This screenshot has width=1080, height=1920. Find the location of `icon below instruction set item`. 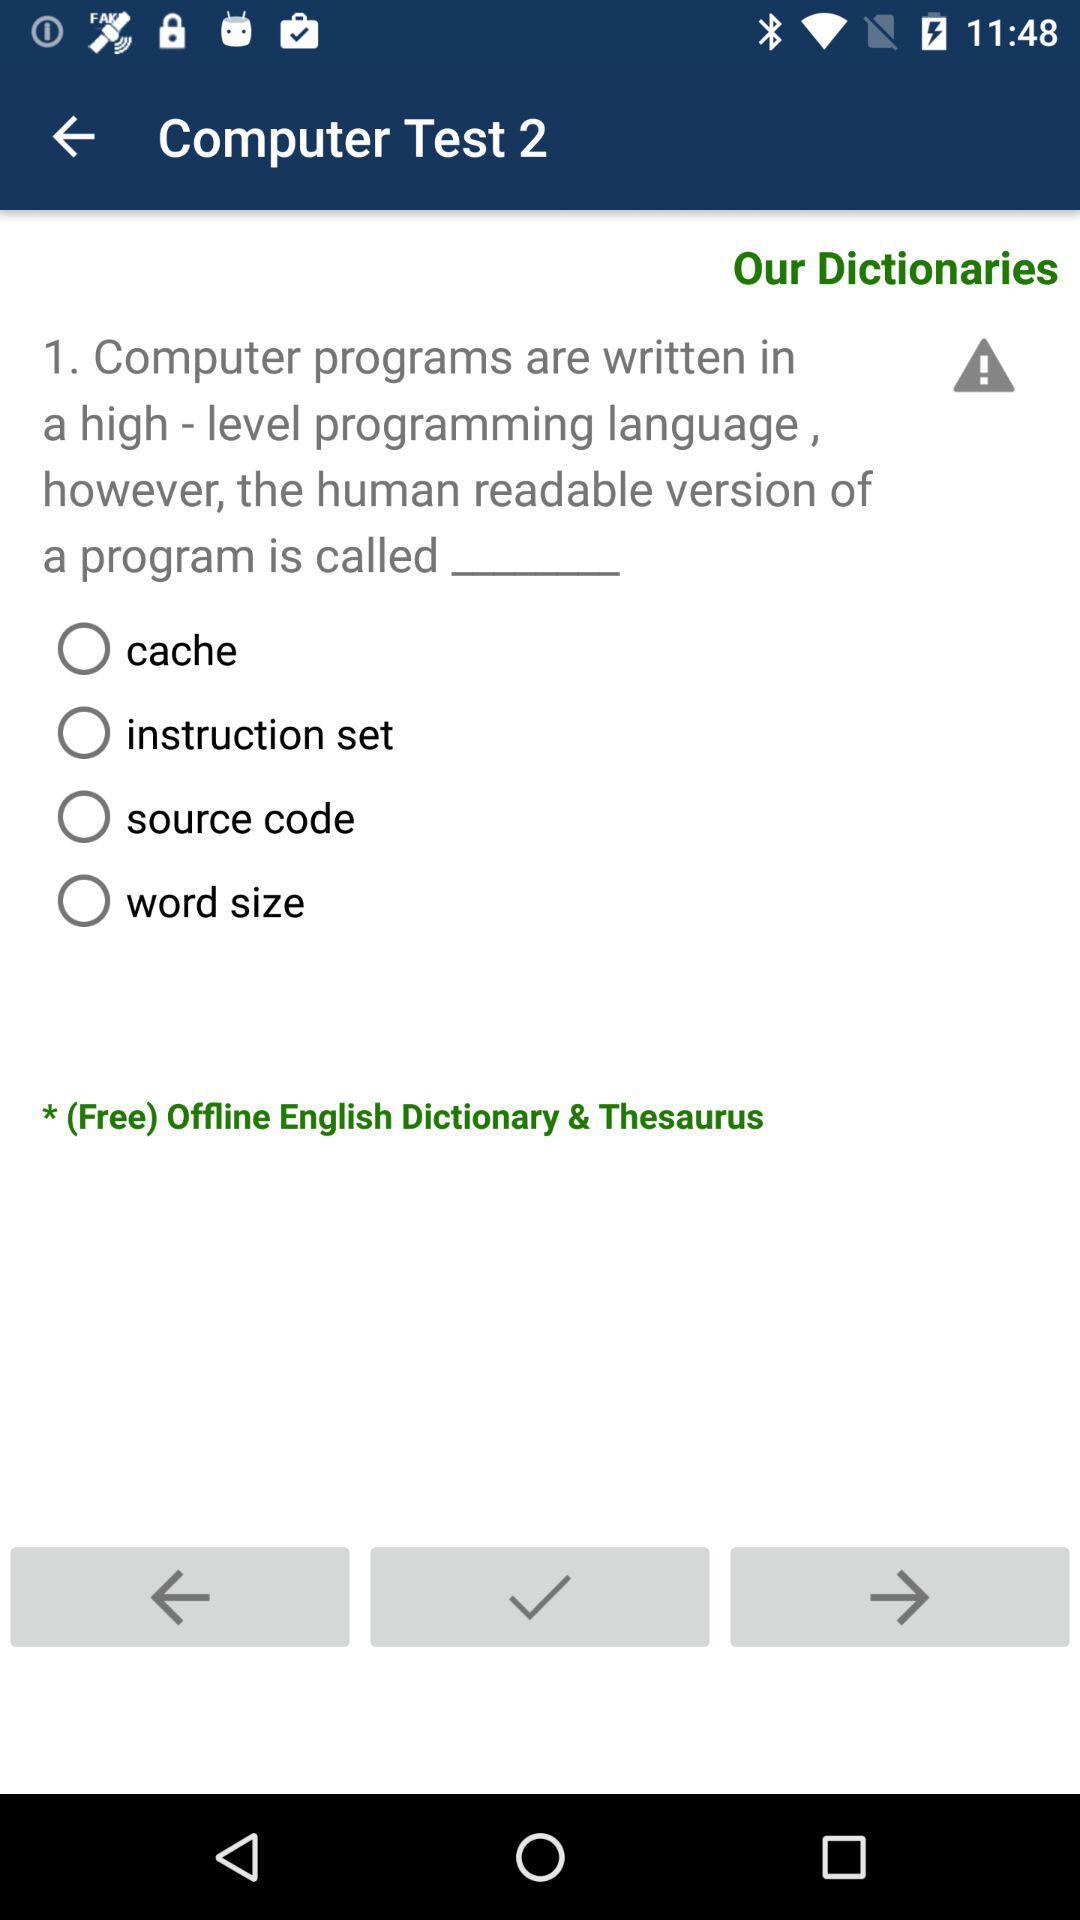

icon below instruction set item is located at coordinates (560, 816).